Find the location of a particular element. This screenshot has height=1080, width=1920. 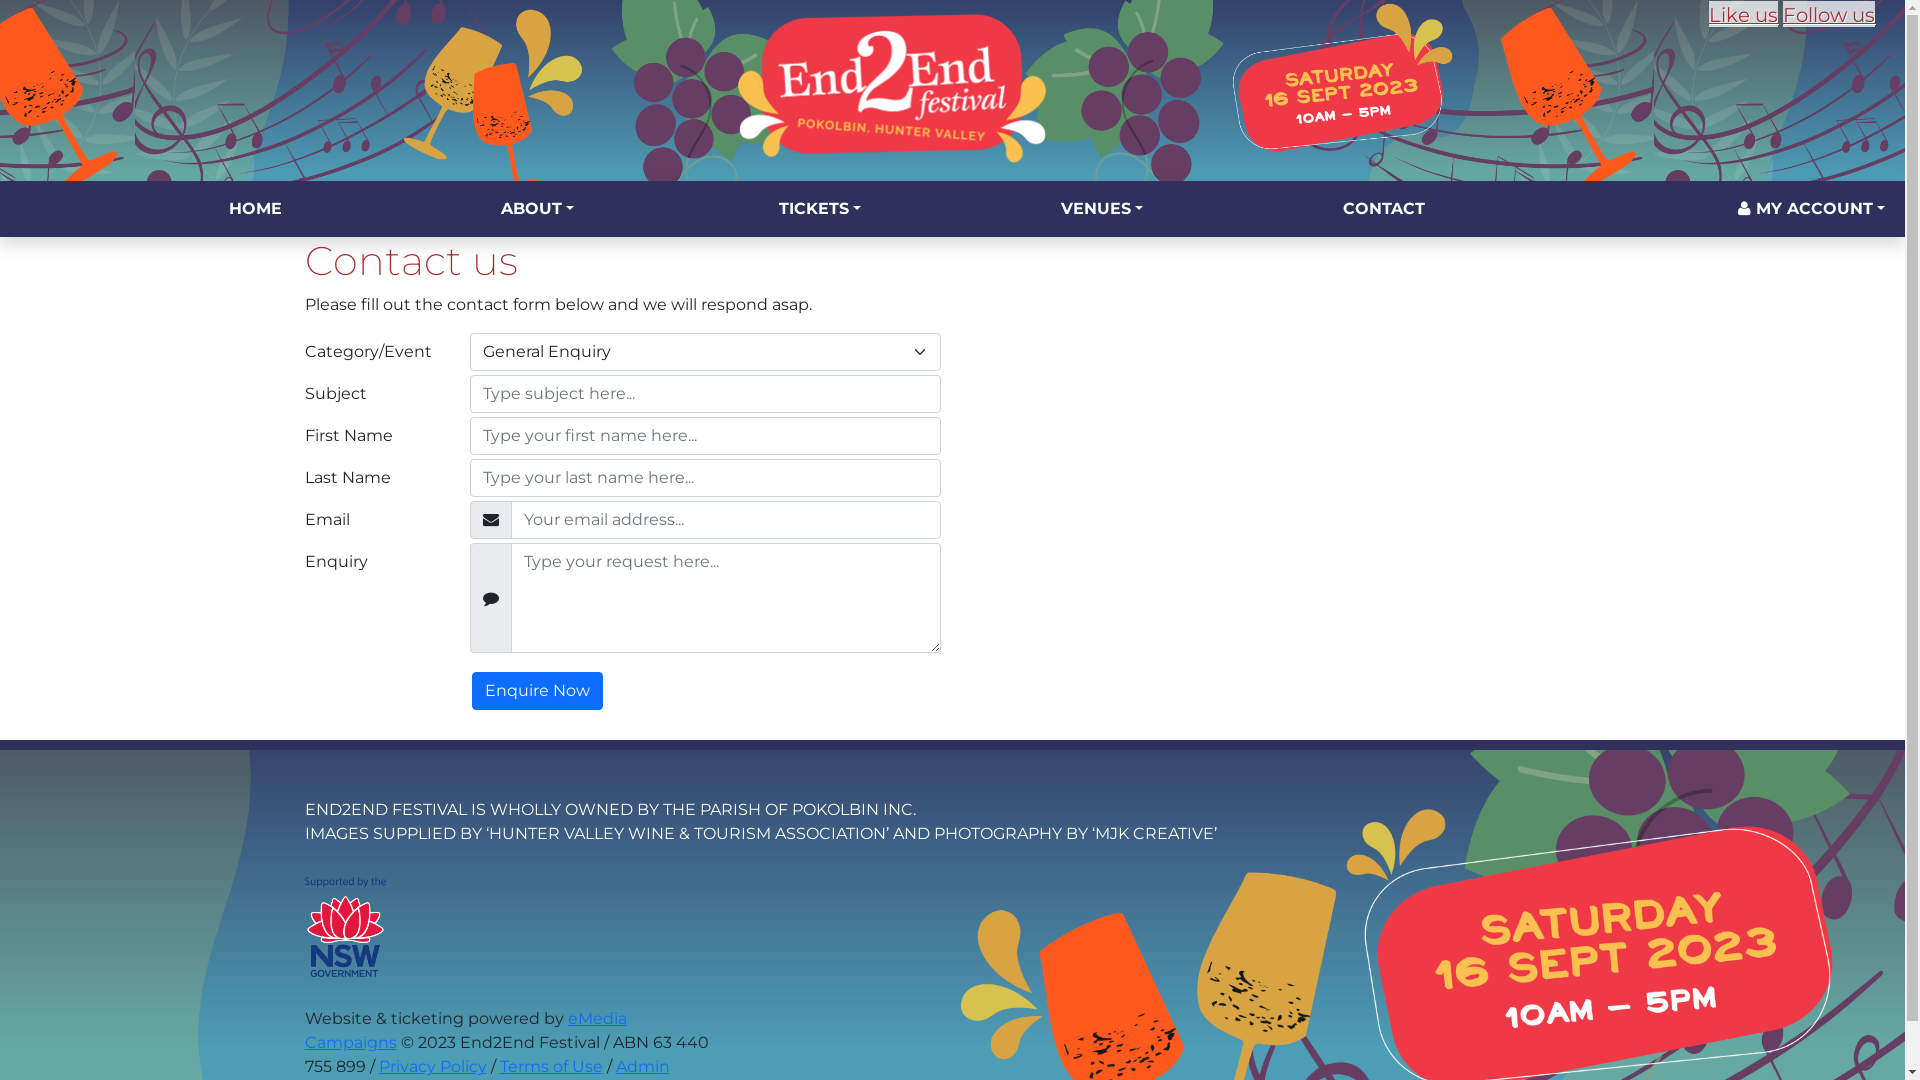

'TICKETS' is located at coordinates (820, 208).